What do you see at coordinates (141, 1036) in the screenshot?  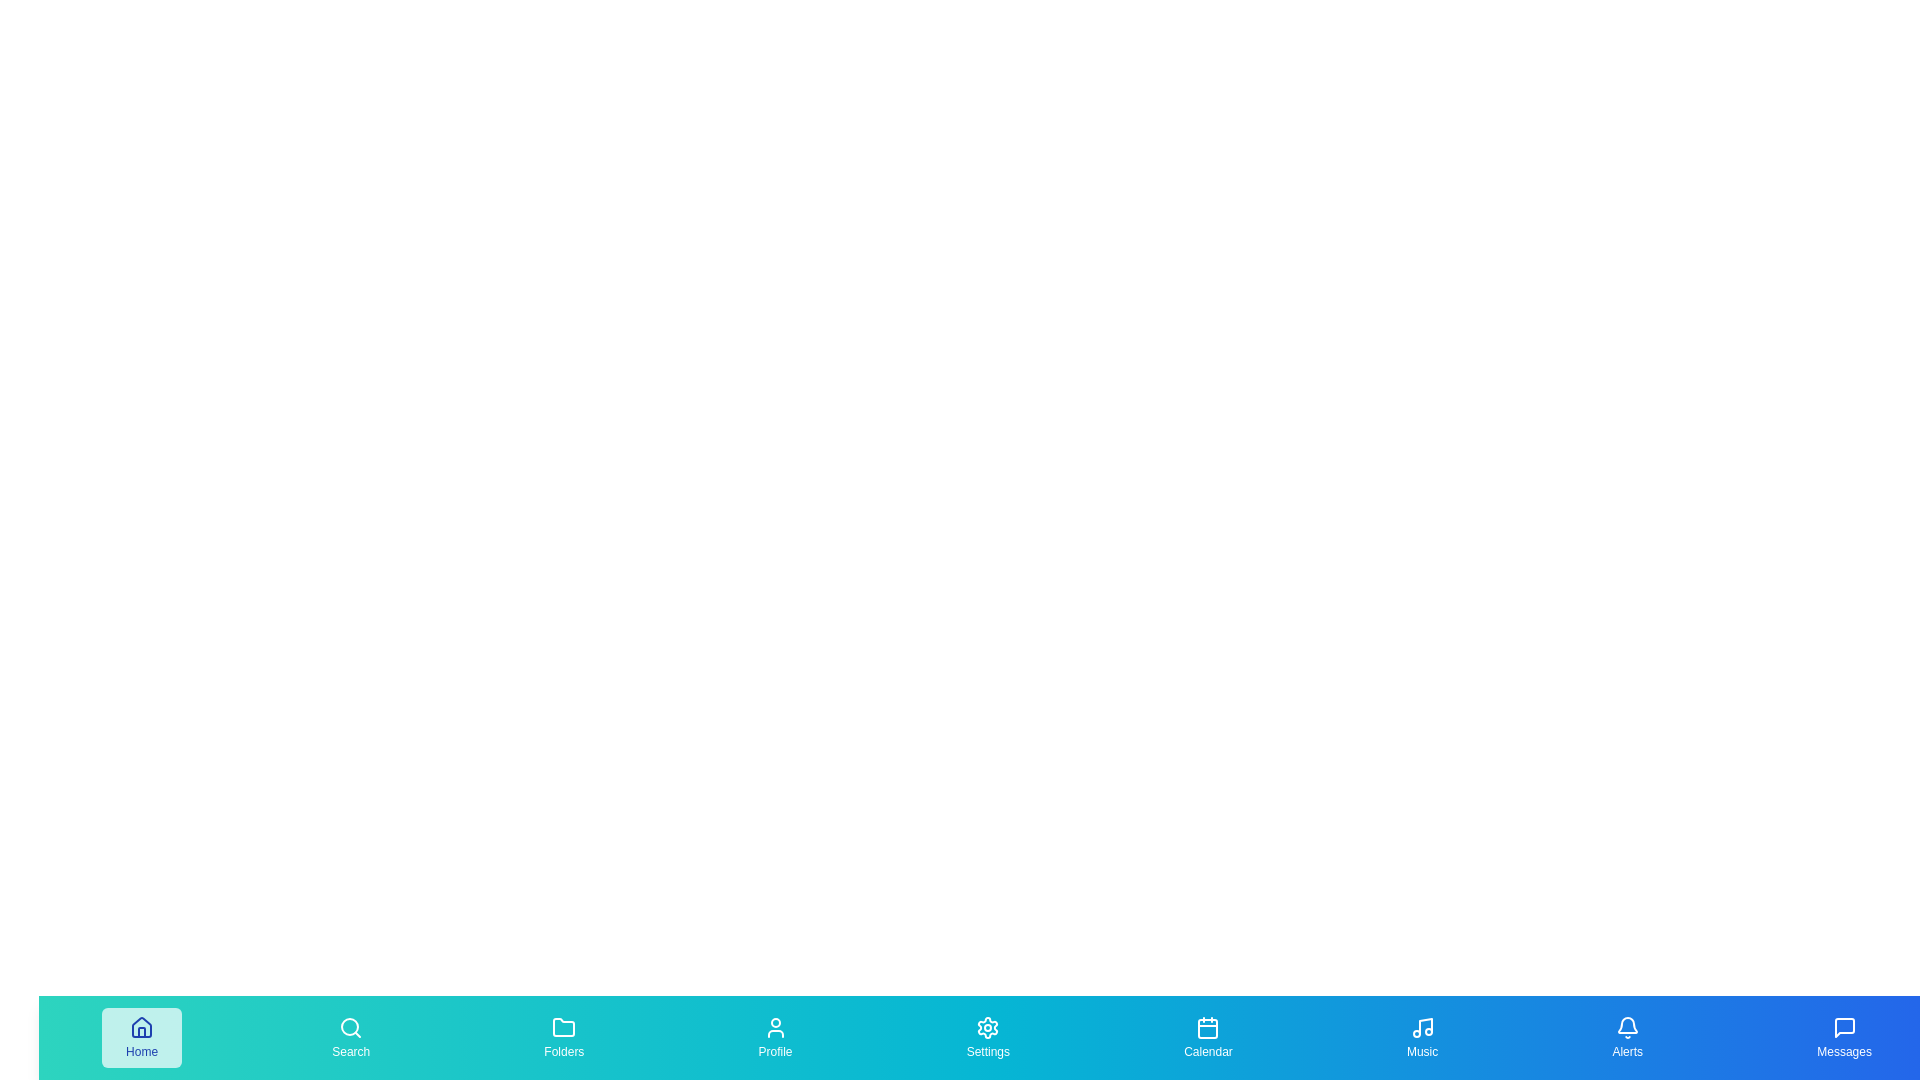 I see `the 'Home' tab to activate it` at bounding box center [141, 1036].